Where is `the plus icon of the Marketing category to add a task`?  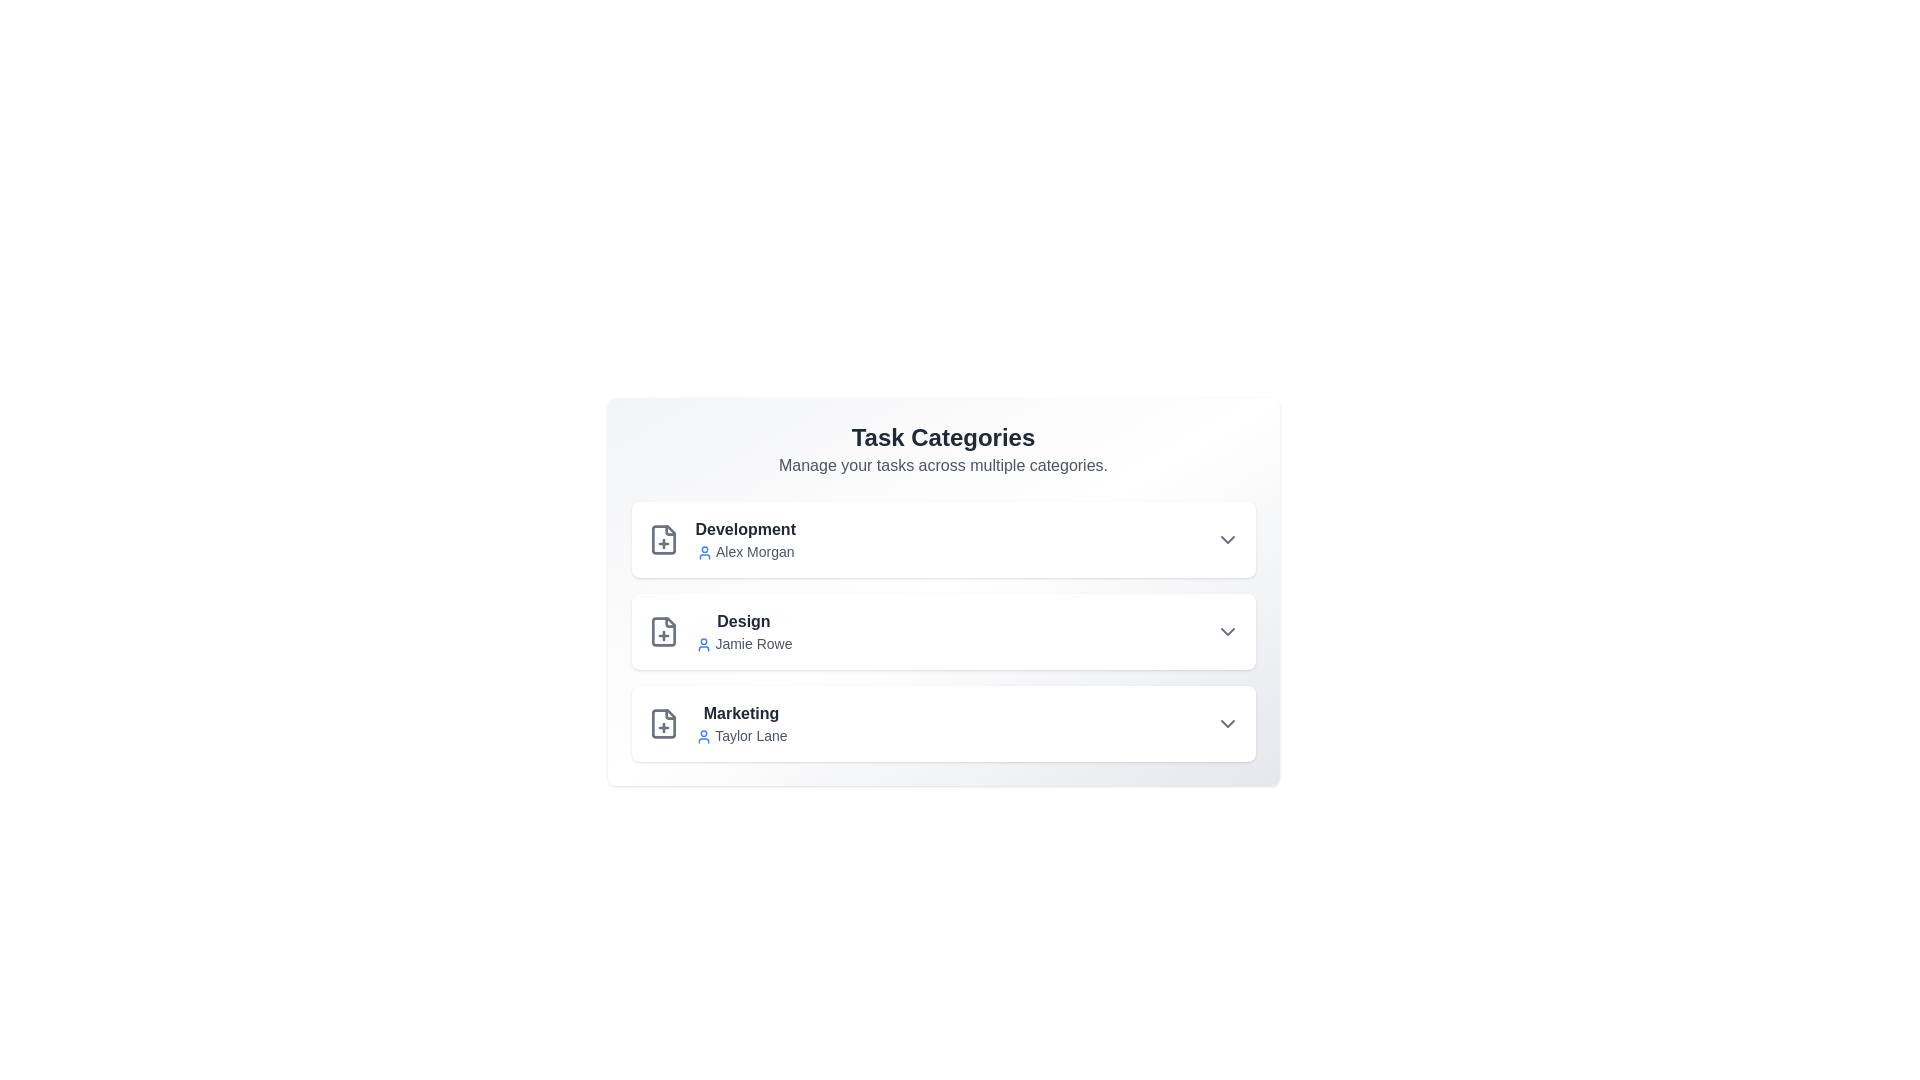 the plus icon of the Marketing category to add a task is located at coordinates (663, 724).